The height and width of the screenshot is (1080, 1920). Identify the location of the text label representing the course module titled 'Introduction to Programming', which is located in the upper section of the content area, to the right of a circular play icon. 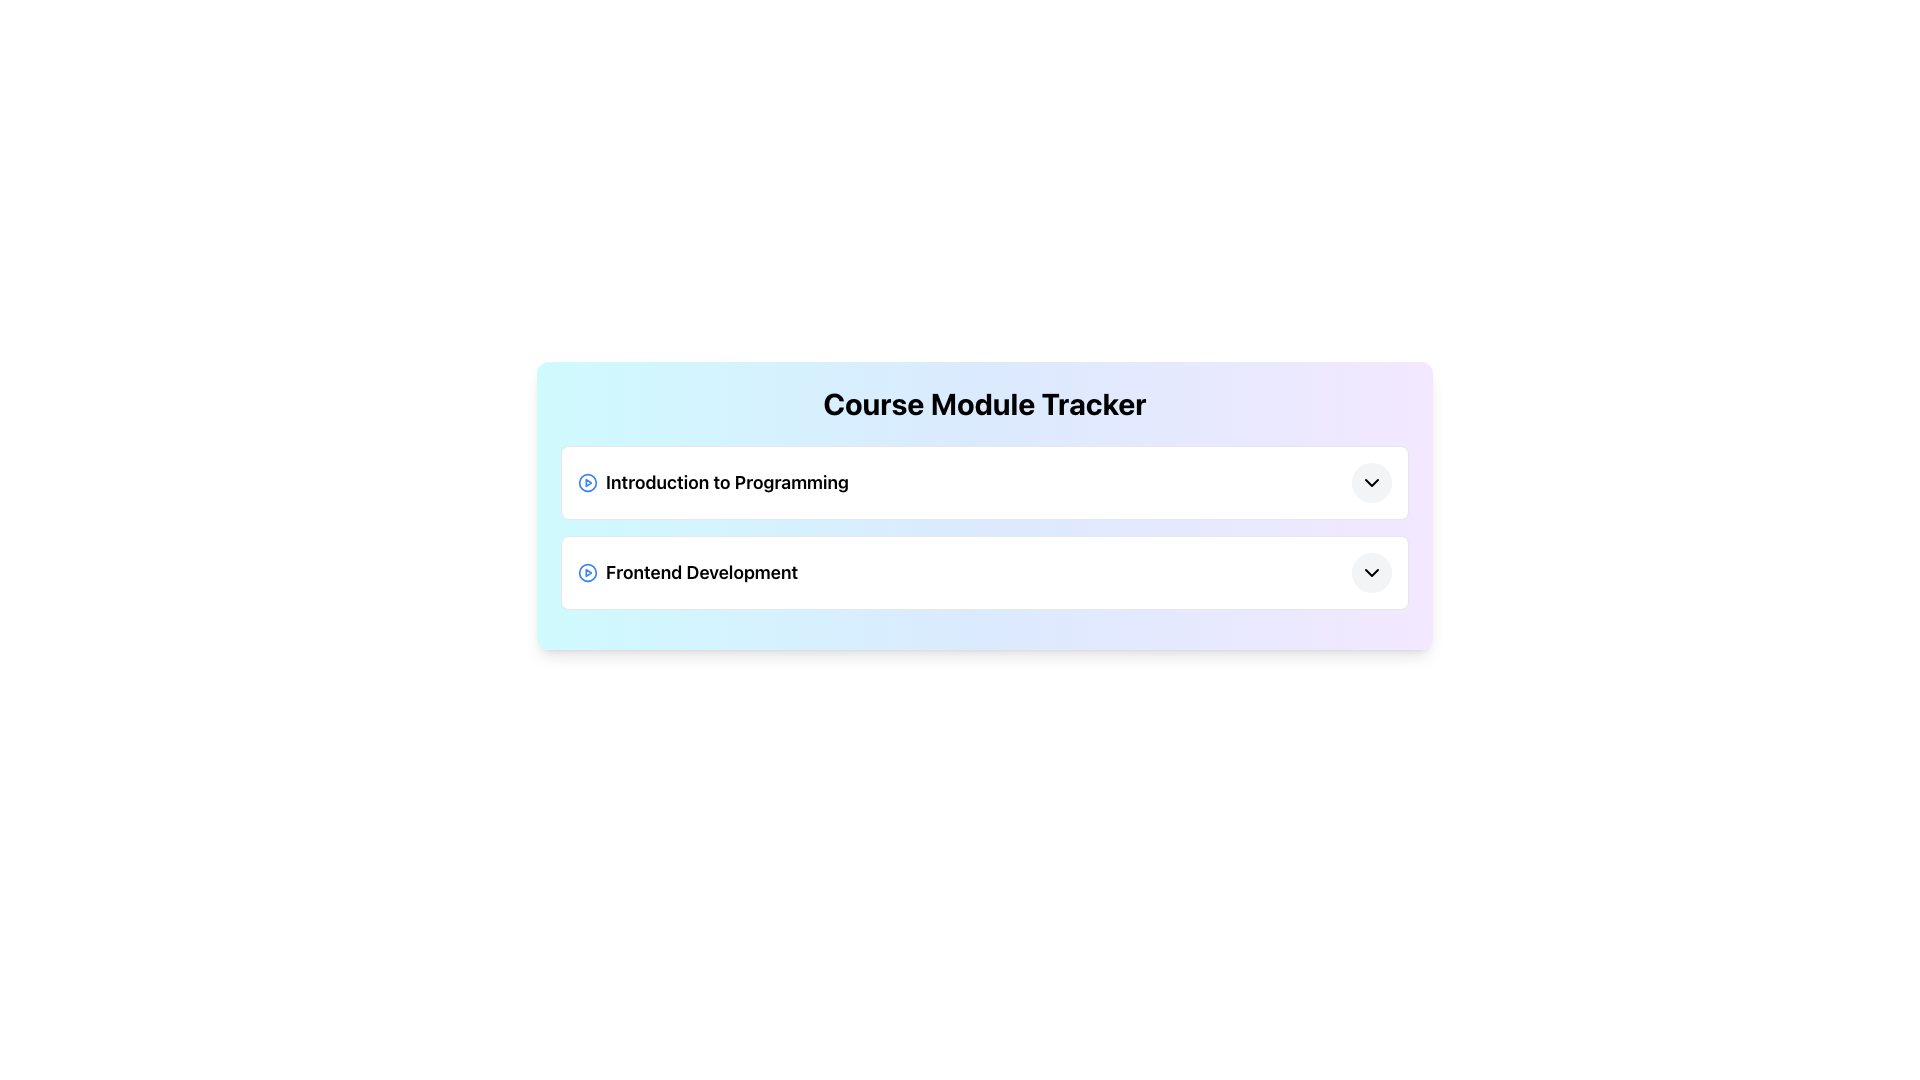
(713, 482).